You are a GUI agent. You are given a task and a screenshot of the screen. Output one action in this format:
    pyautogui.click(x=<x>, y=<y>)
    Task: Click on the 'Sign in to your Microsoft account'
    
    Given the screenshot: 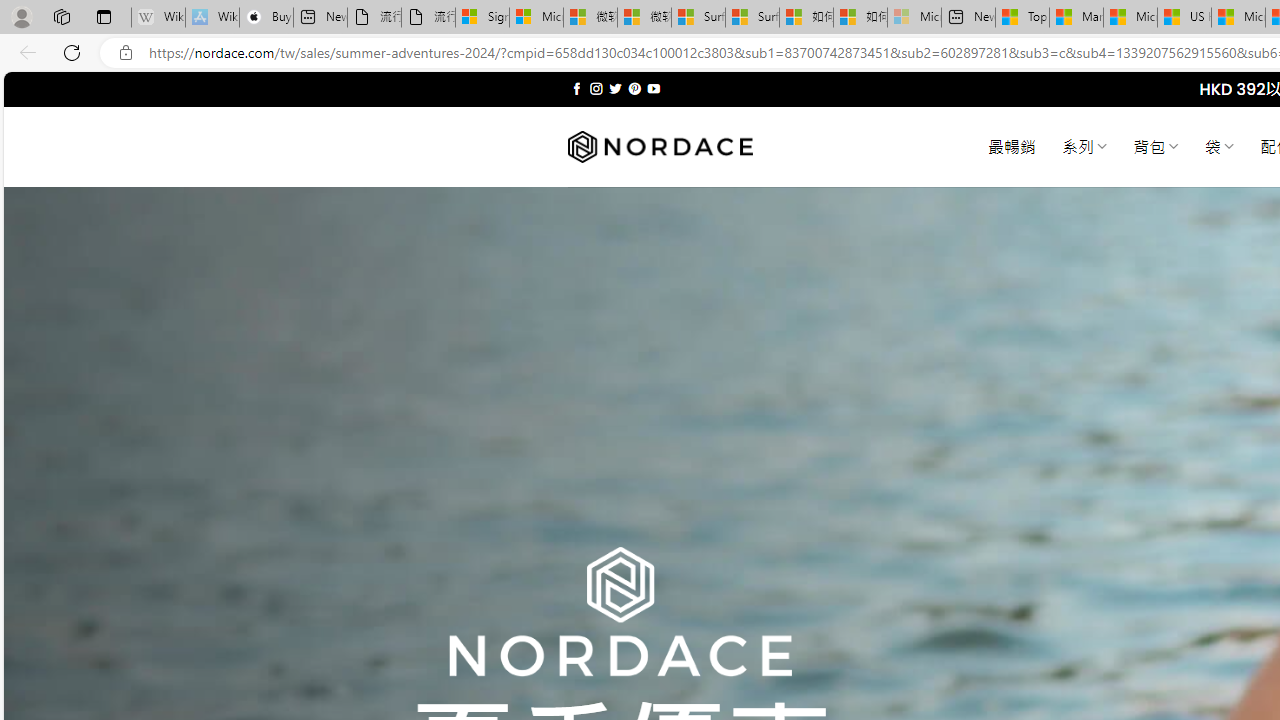 What is the action you would take?
    pyautogui.click(x=482, y=17)
    